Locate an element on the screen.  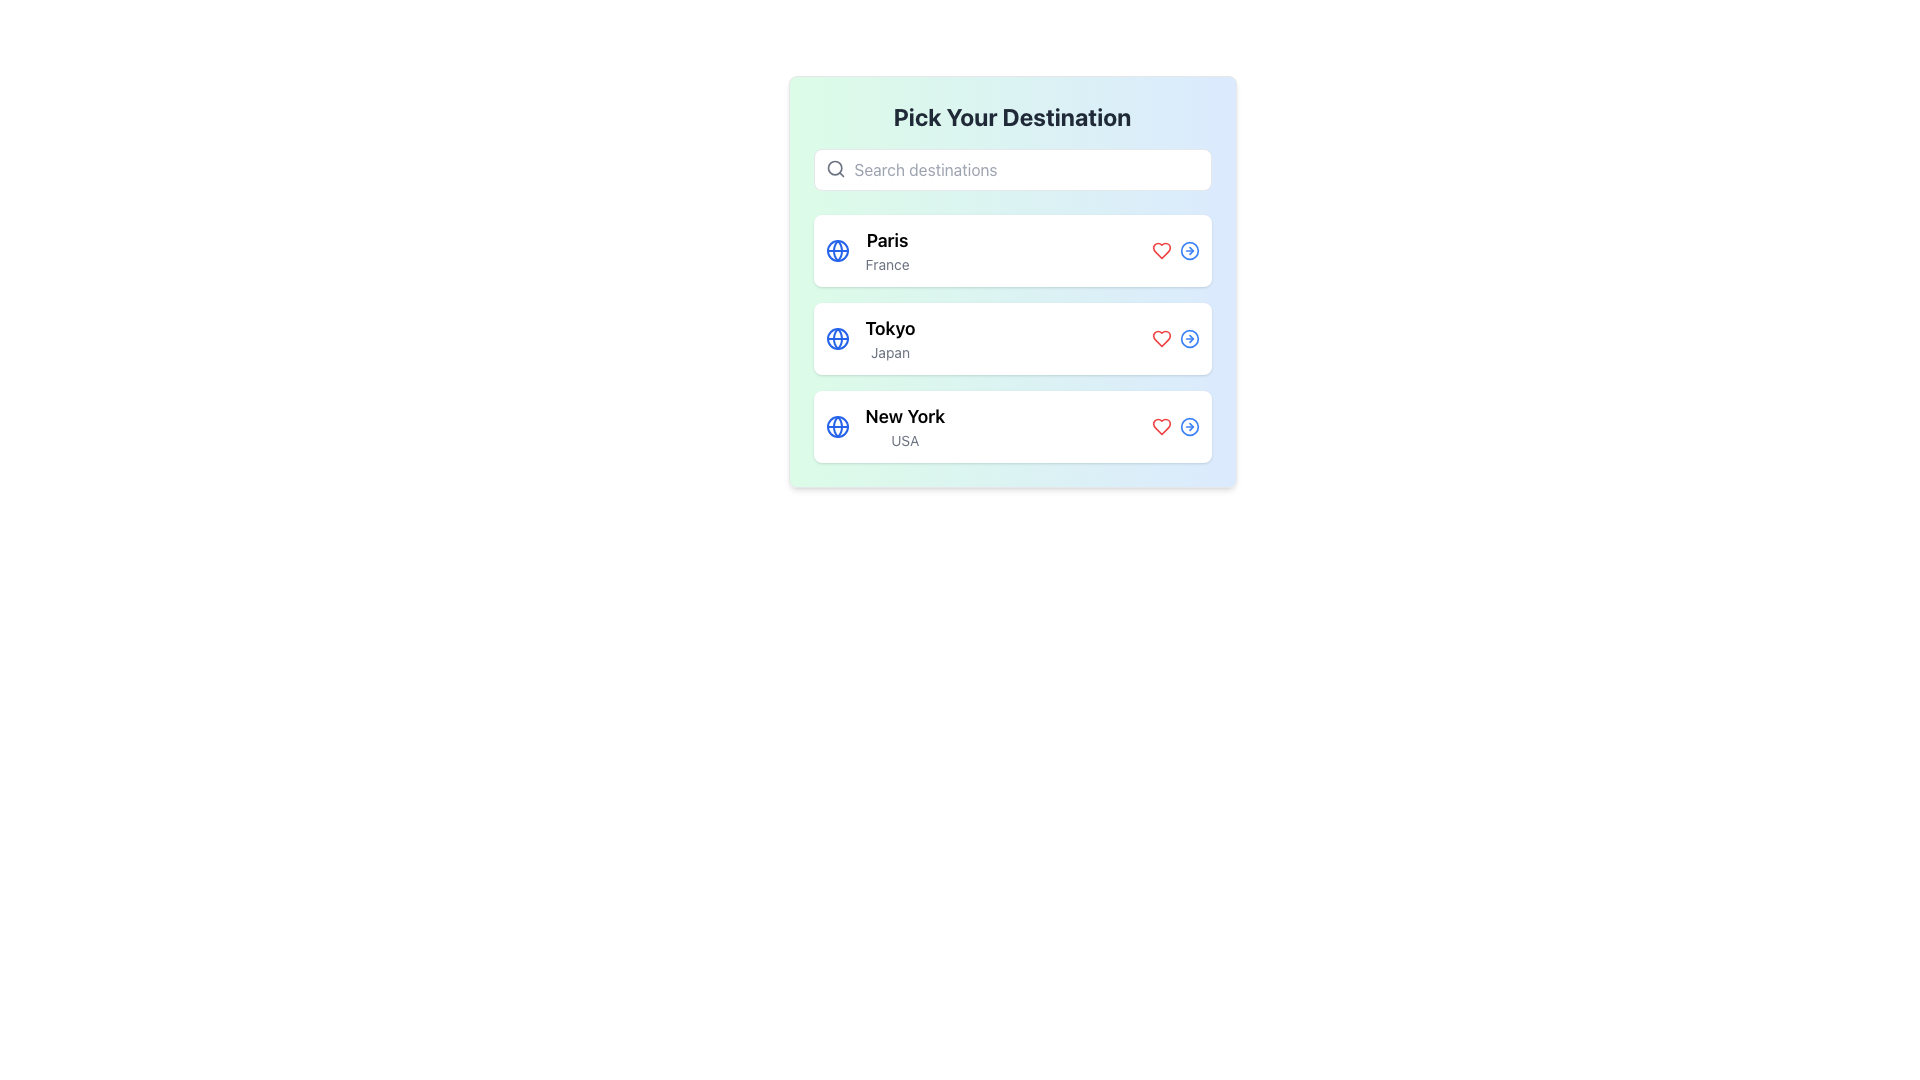
text information from the Label displaying 'Tokyo' in a bold font, located in the middle item of the vertical list of destinations, below the header 'Pick Your Destination' is located at coordinates (889, 338).